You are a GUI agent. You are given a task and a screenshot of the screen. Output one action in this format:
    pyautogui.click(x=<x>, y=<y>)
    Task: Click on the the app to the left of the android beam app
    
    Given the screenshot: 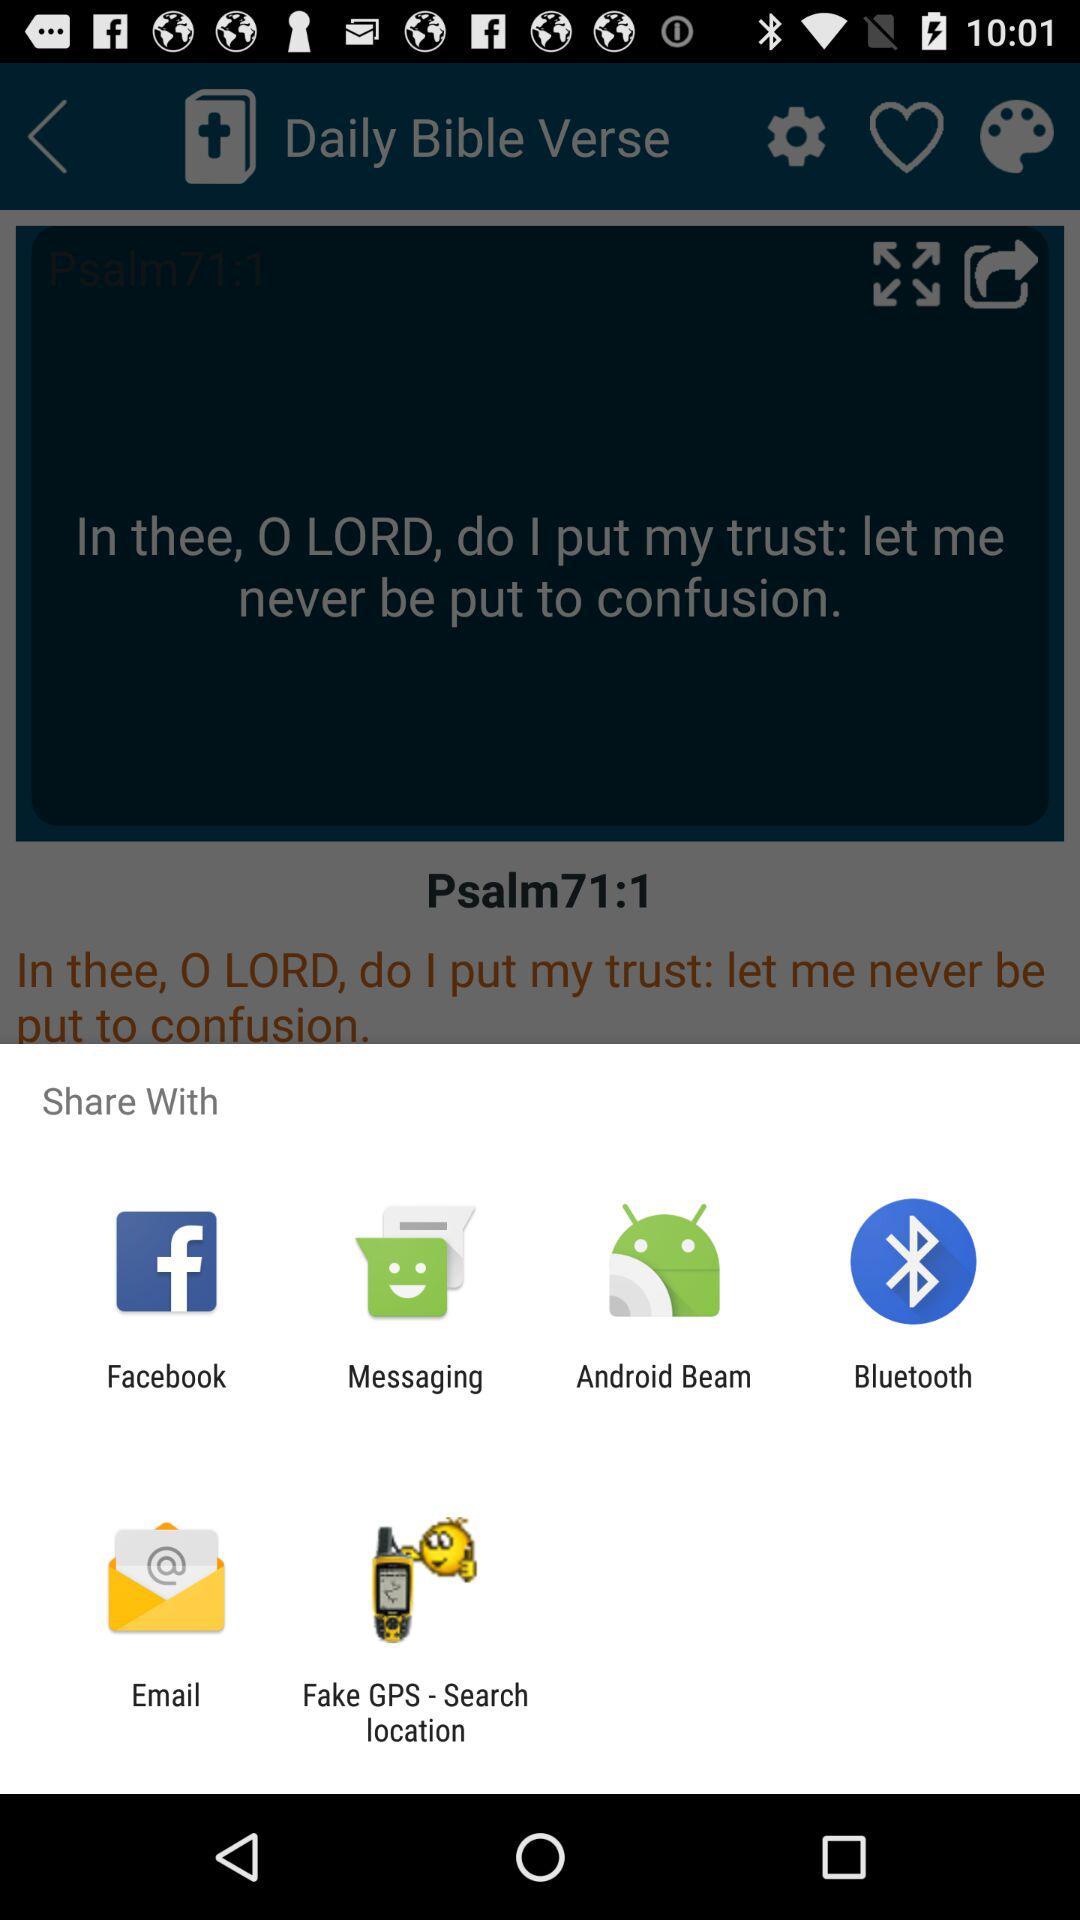 What is the action you would take?
    pyautogui.click(x=414, y=1392)
    